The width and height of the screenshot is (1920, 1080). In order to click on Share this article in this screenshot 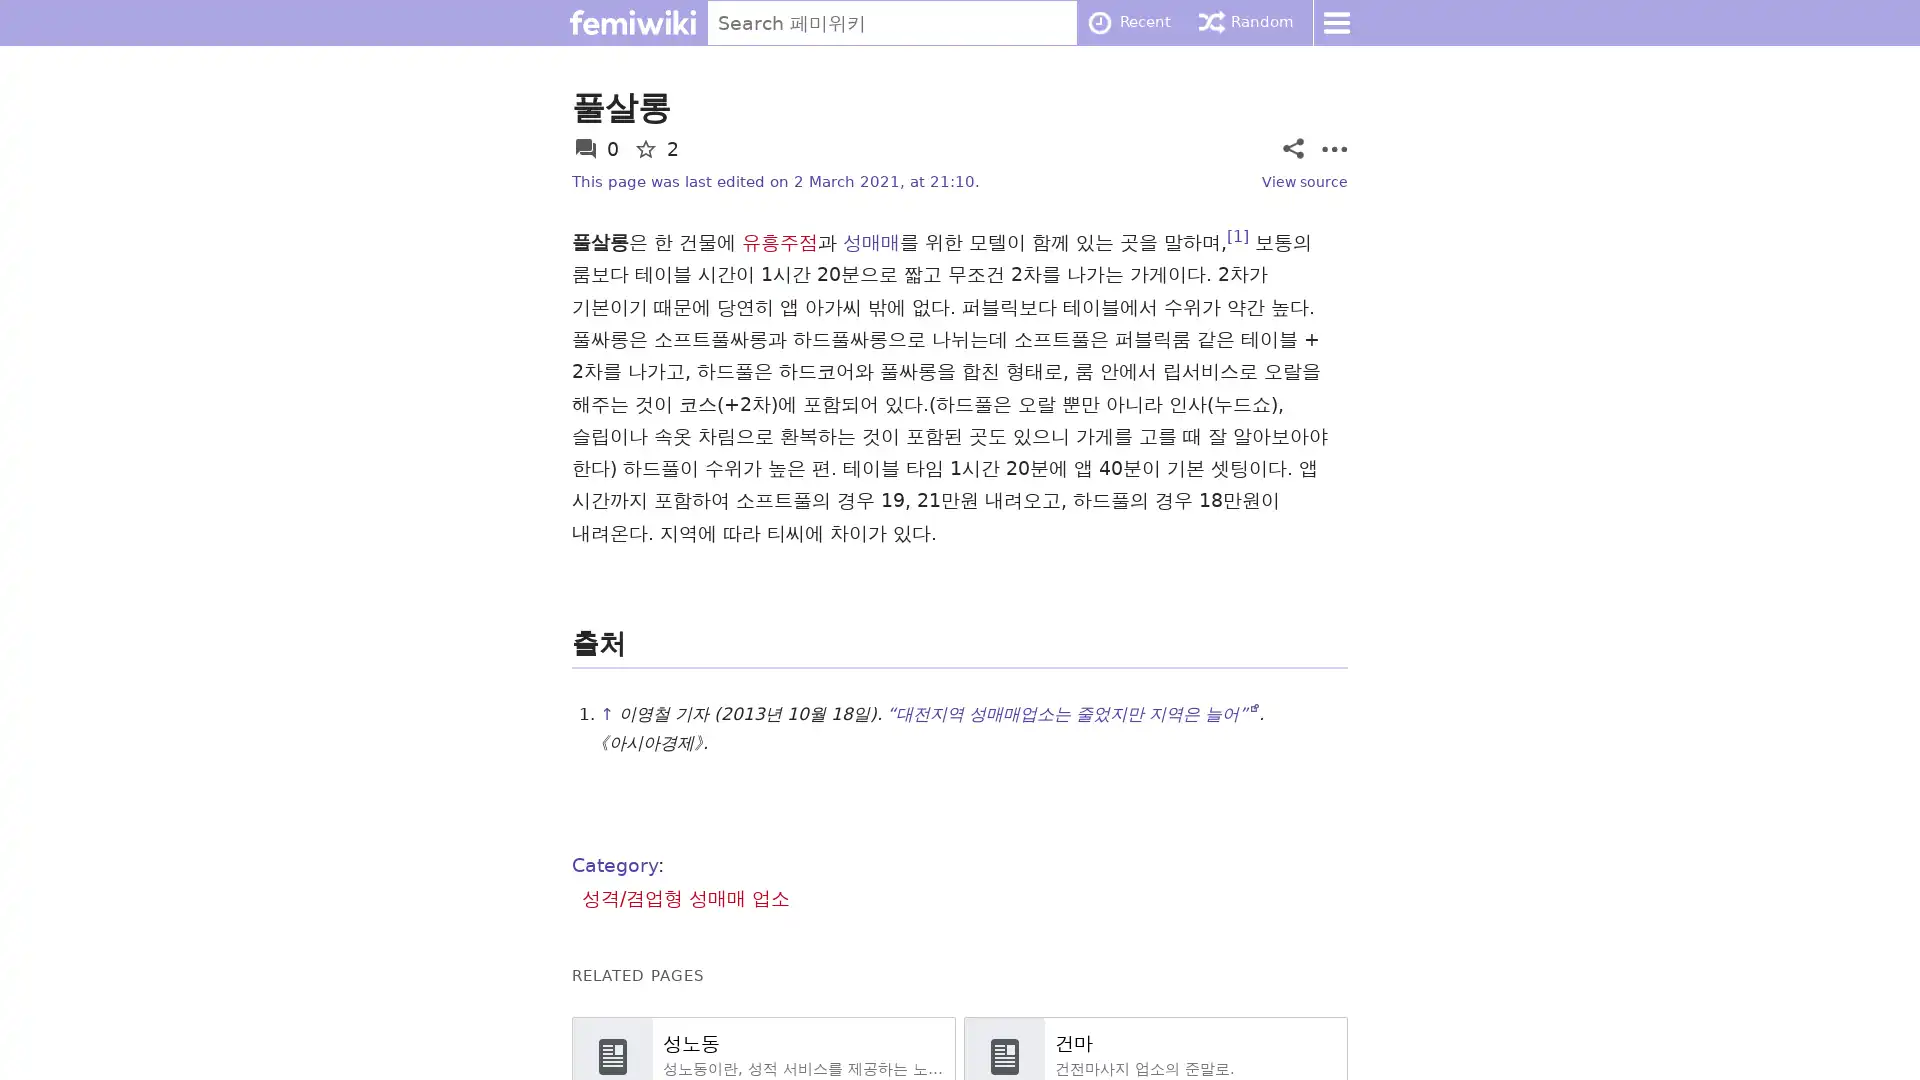, I will do `click(1292, 147)`.